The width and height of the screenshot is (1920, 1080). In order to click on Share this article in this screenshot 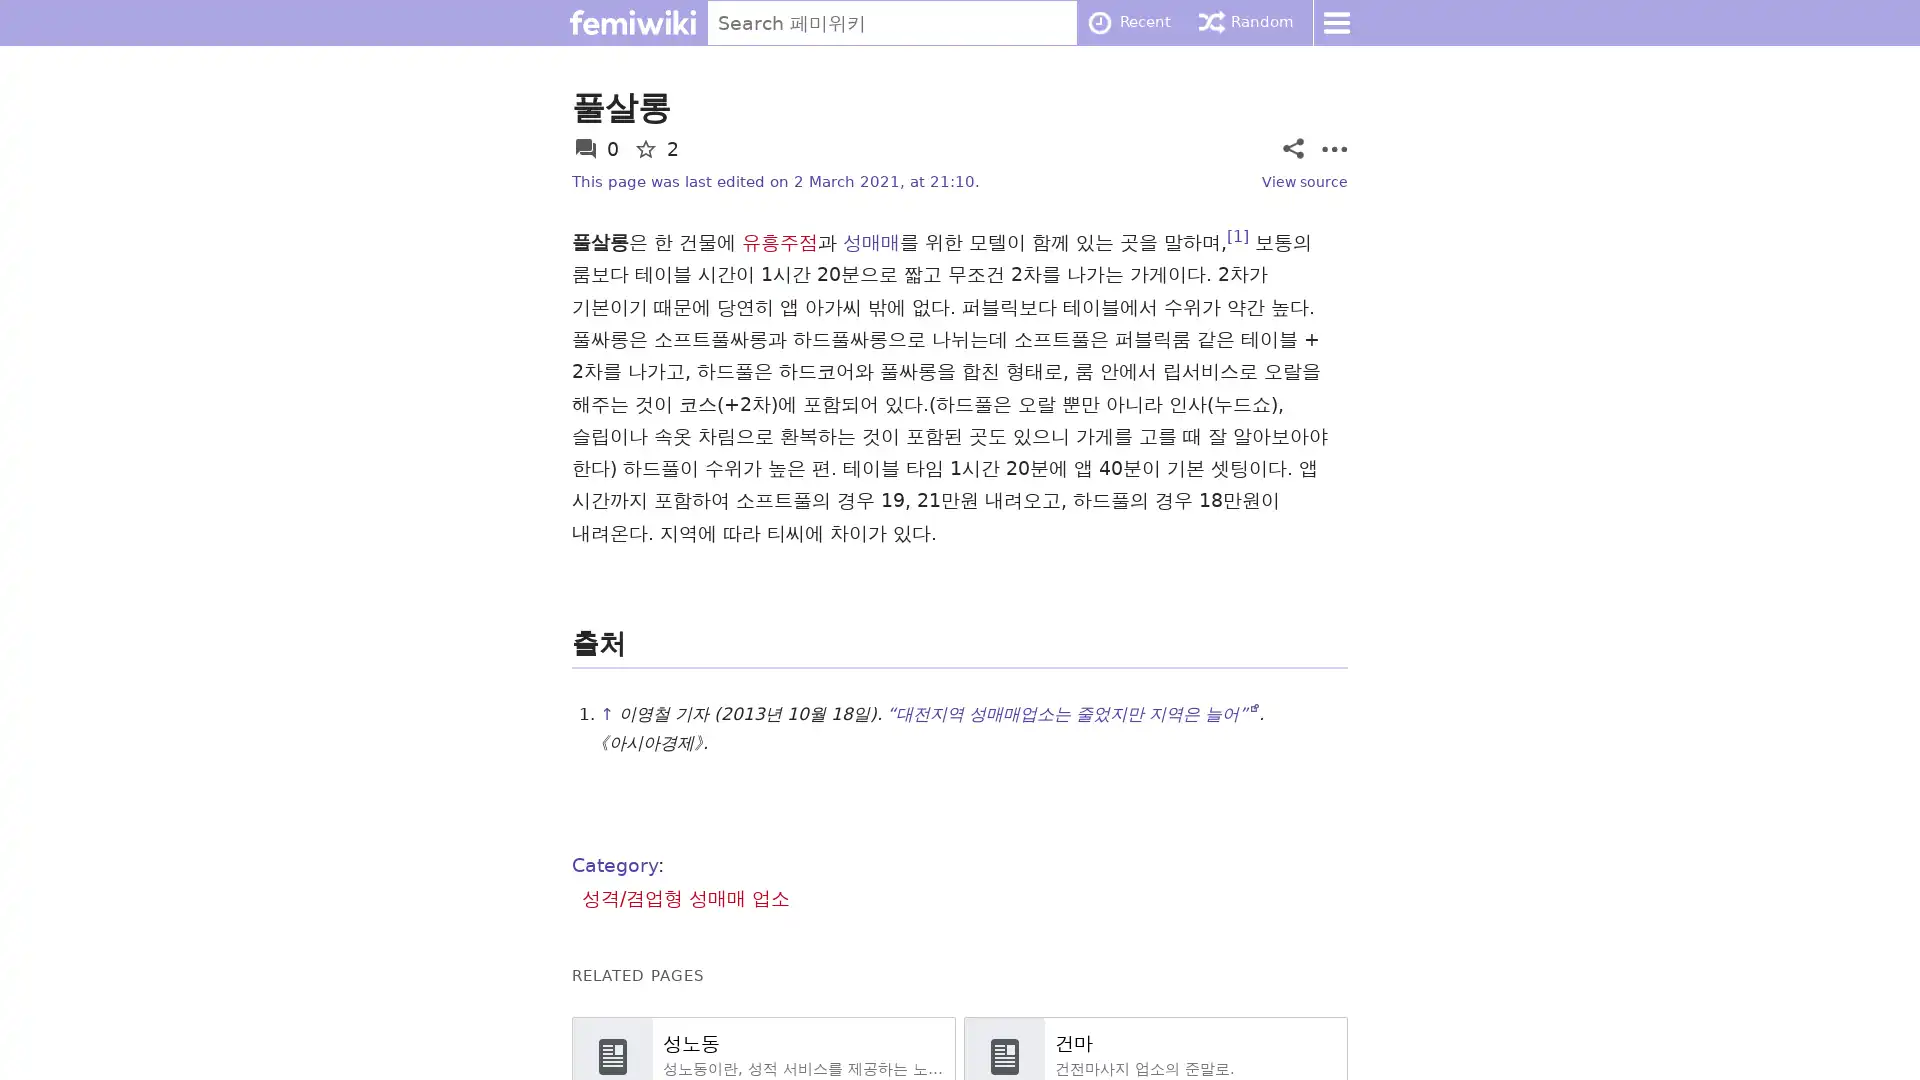, I will do `click(1292, 147)`.